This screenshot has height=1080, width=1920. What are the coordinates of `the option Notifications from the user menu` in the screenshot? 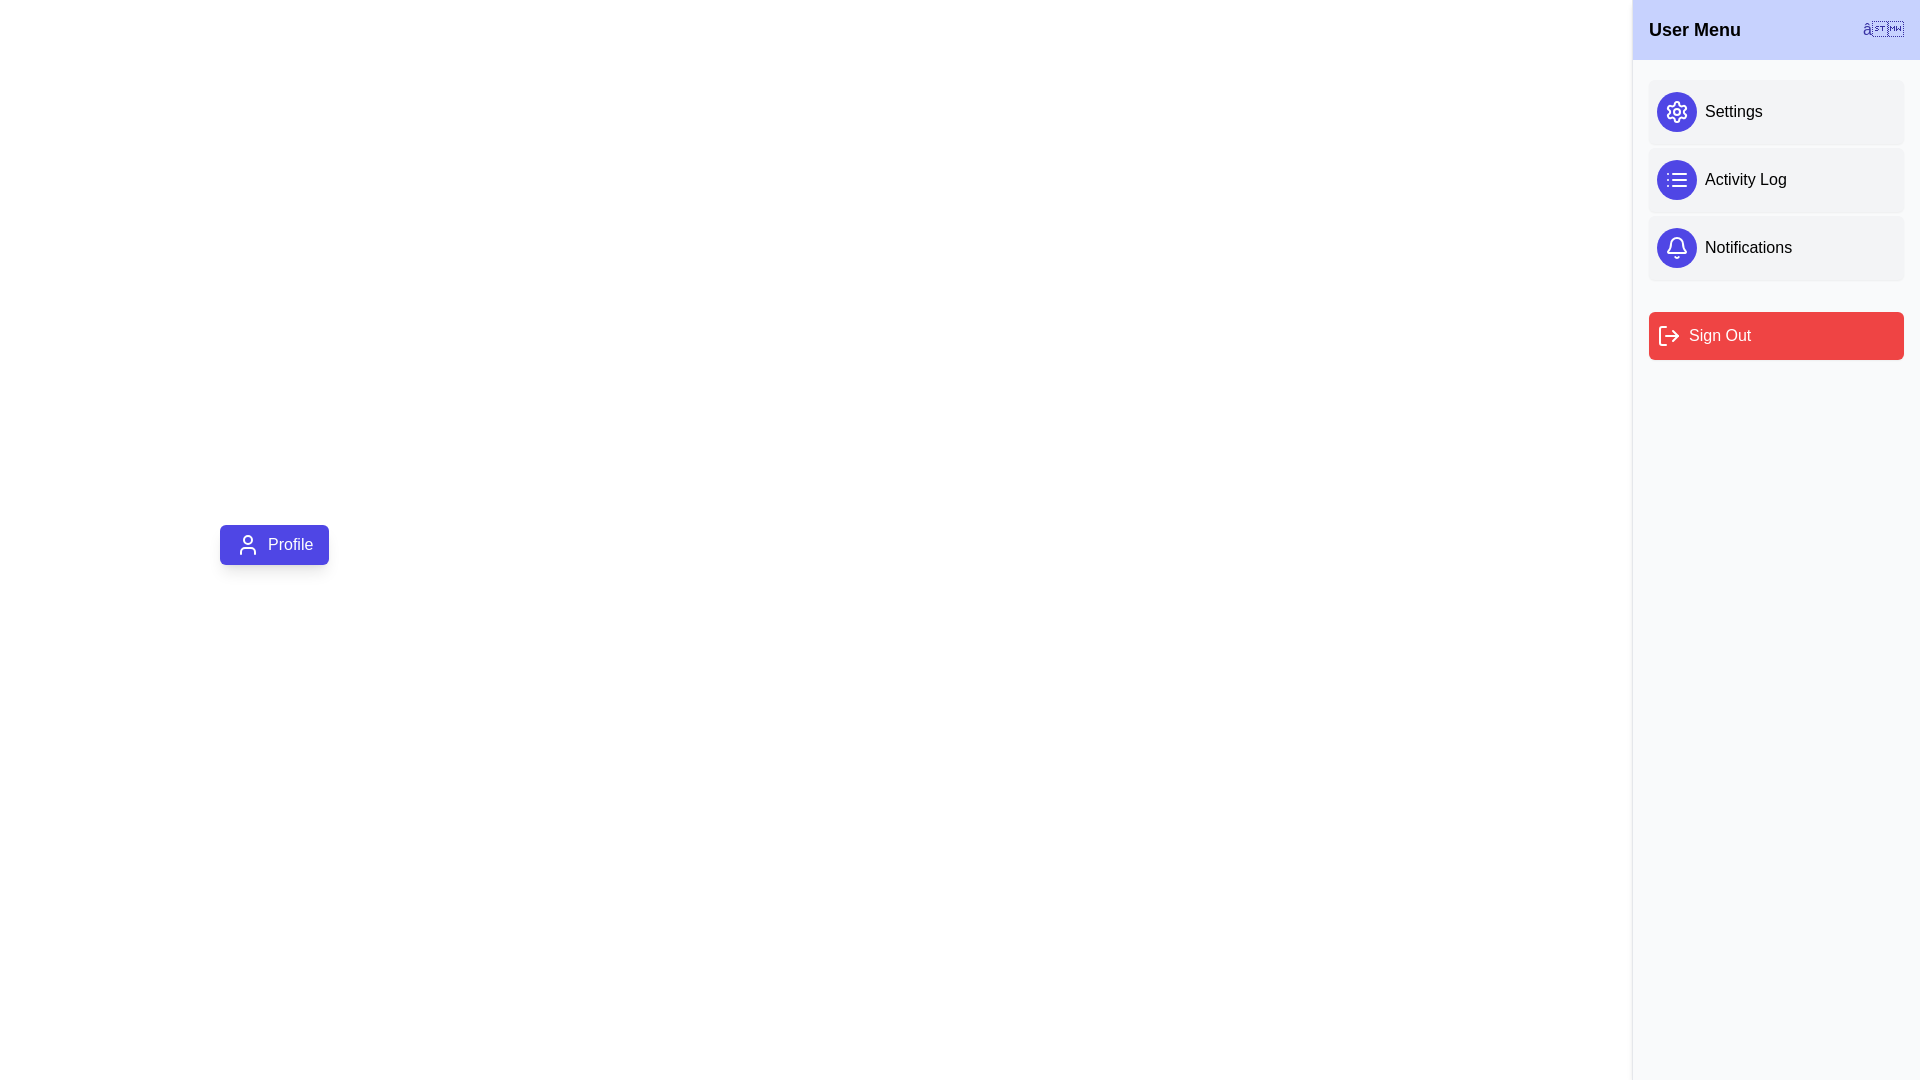 It's located at (1776, 246).